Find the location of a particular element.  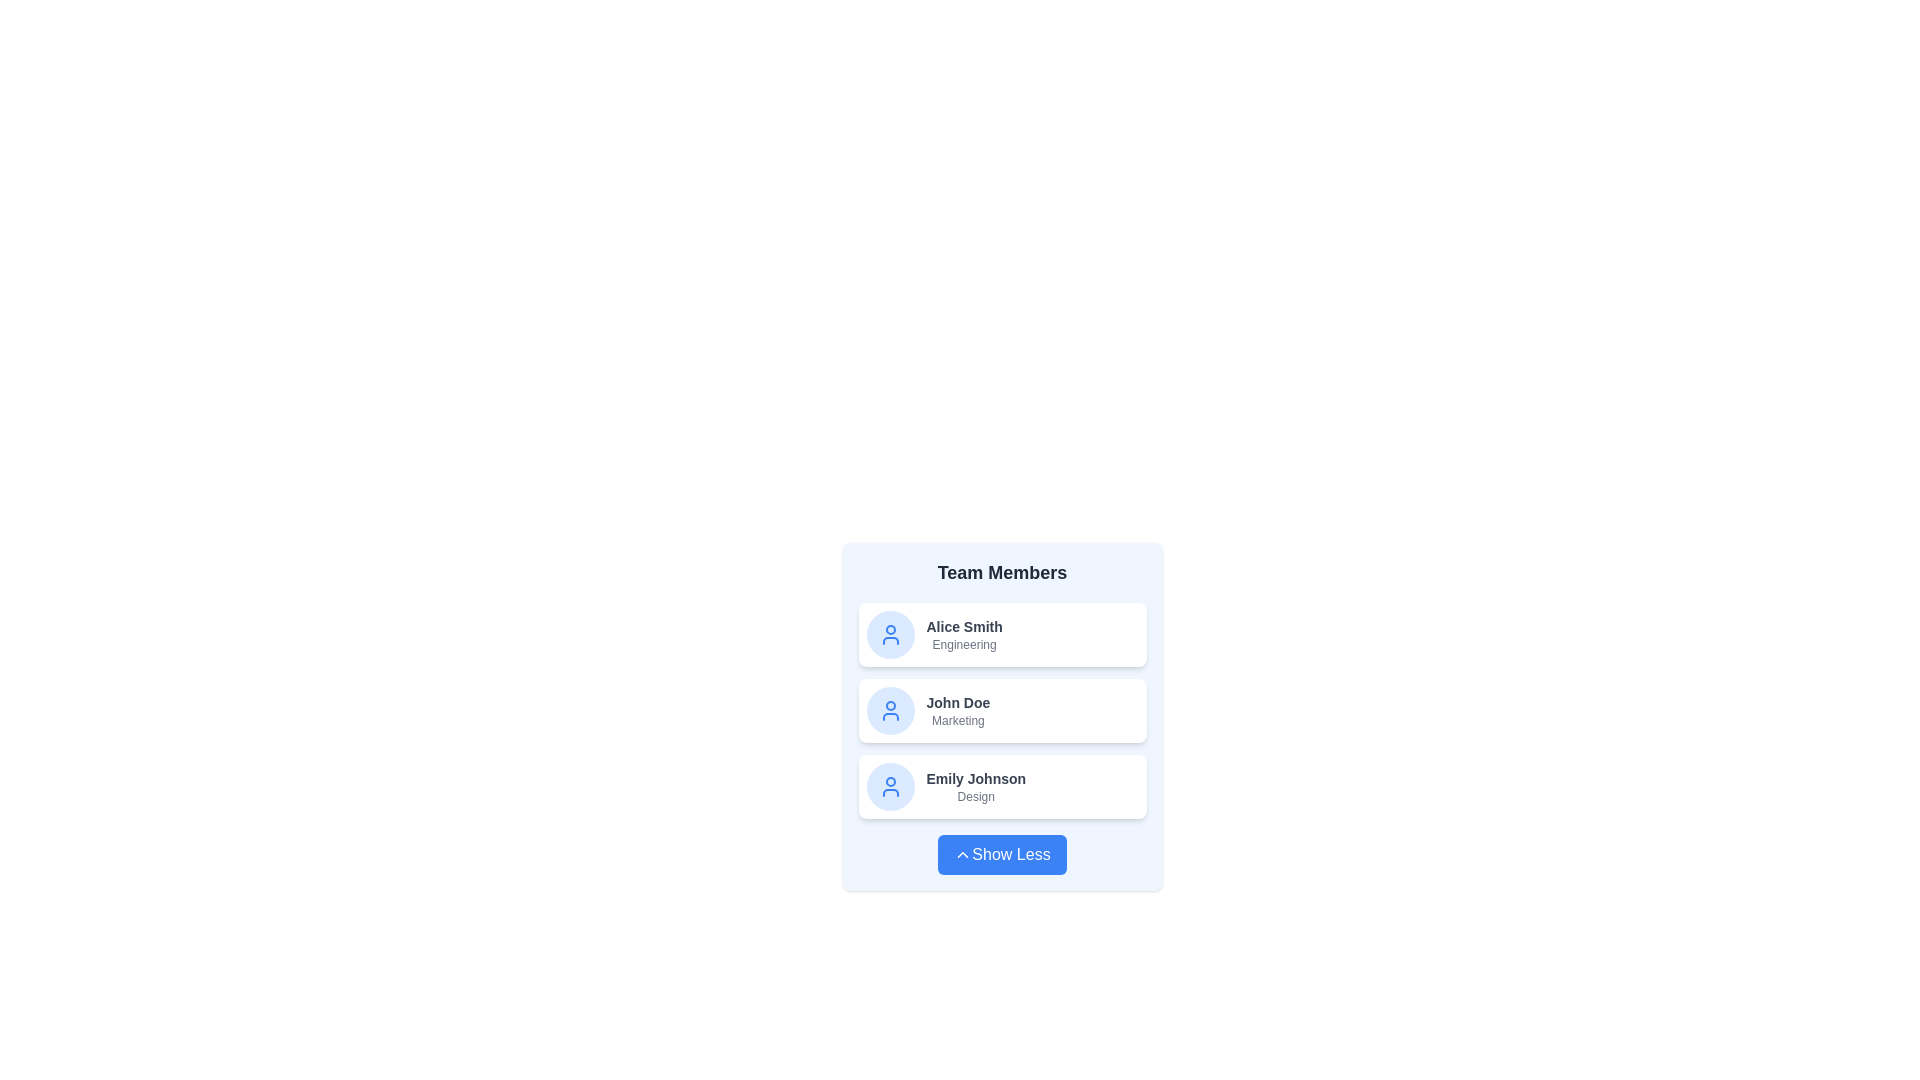

the blue circular profile icon representing 'Emily Johnson' located in the third list item of the 'Team Members' section is located at coordinates (889, 785).